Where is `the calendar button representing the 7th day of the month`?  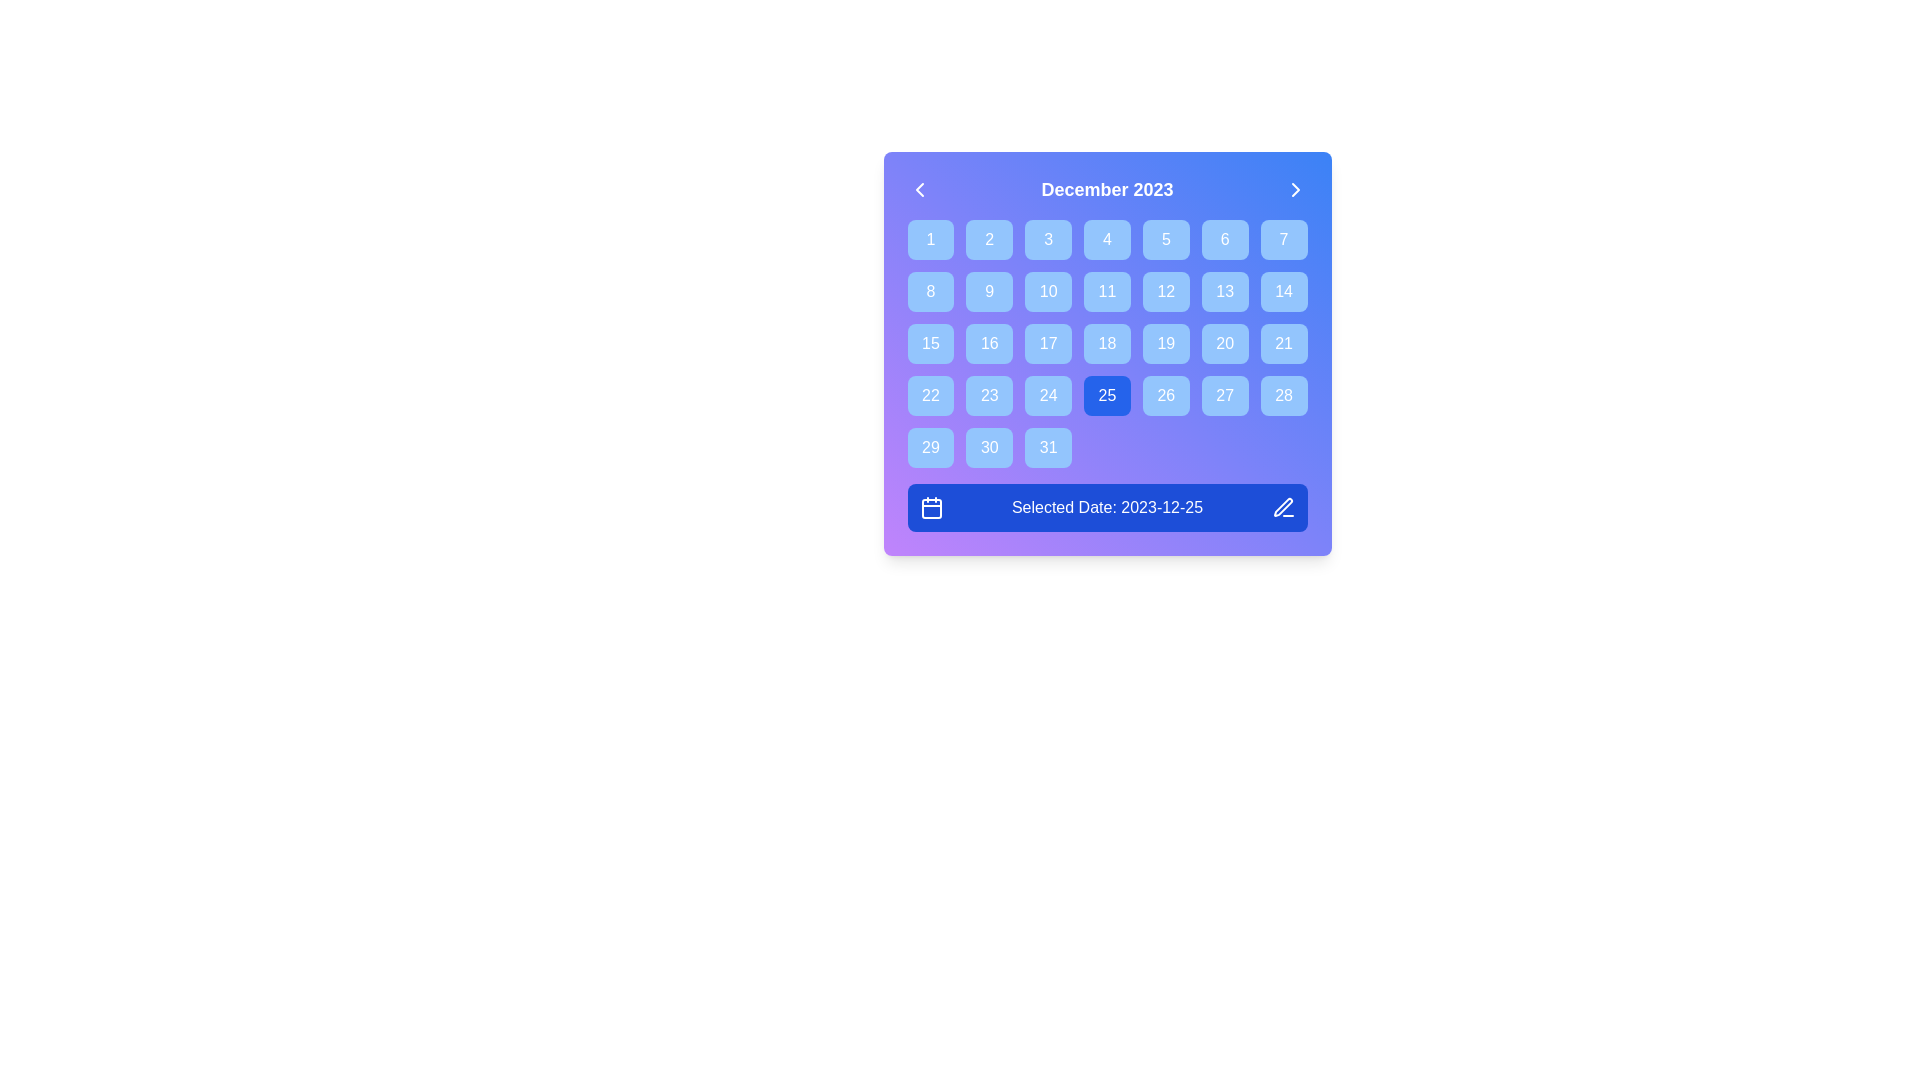 the calendar button representing the 7th day of the month is located at coordinates (1284, 238).